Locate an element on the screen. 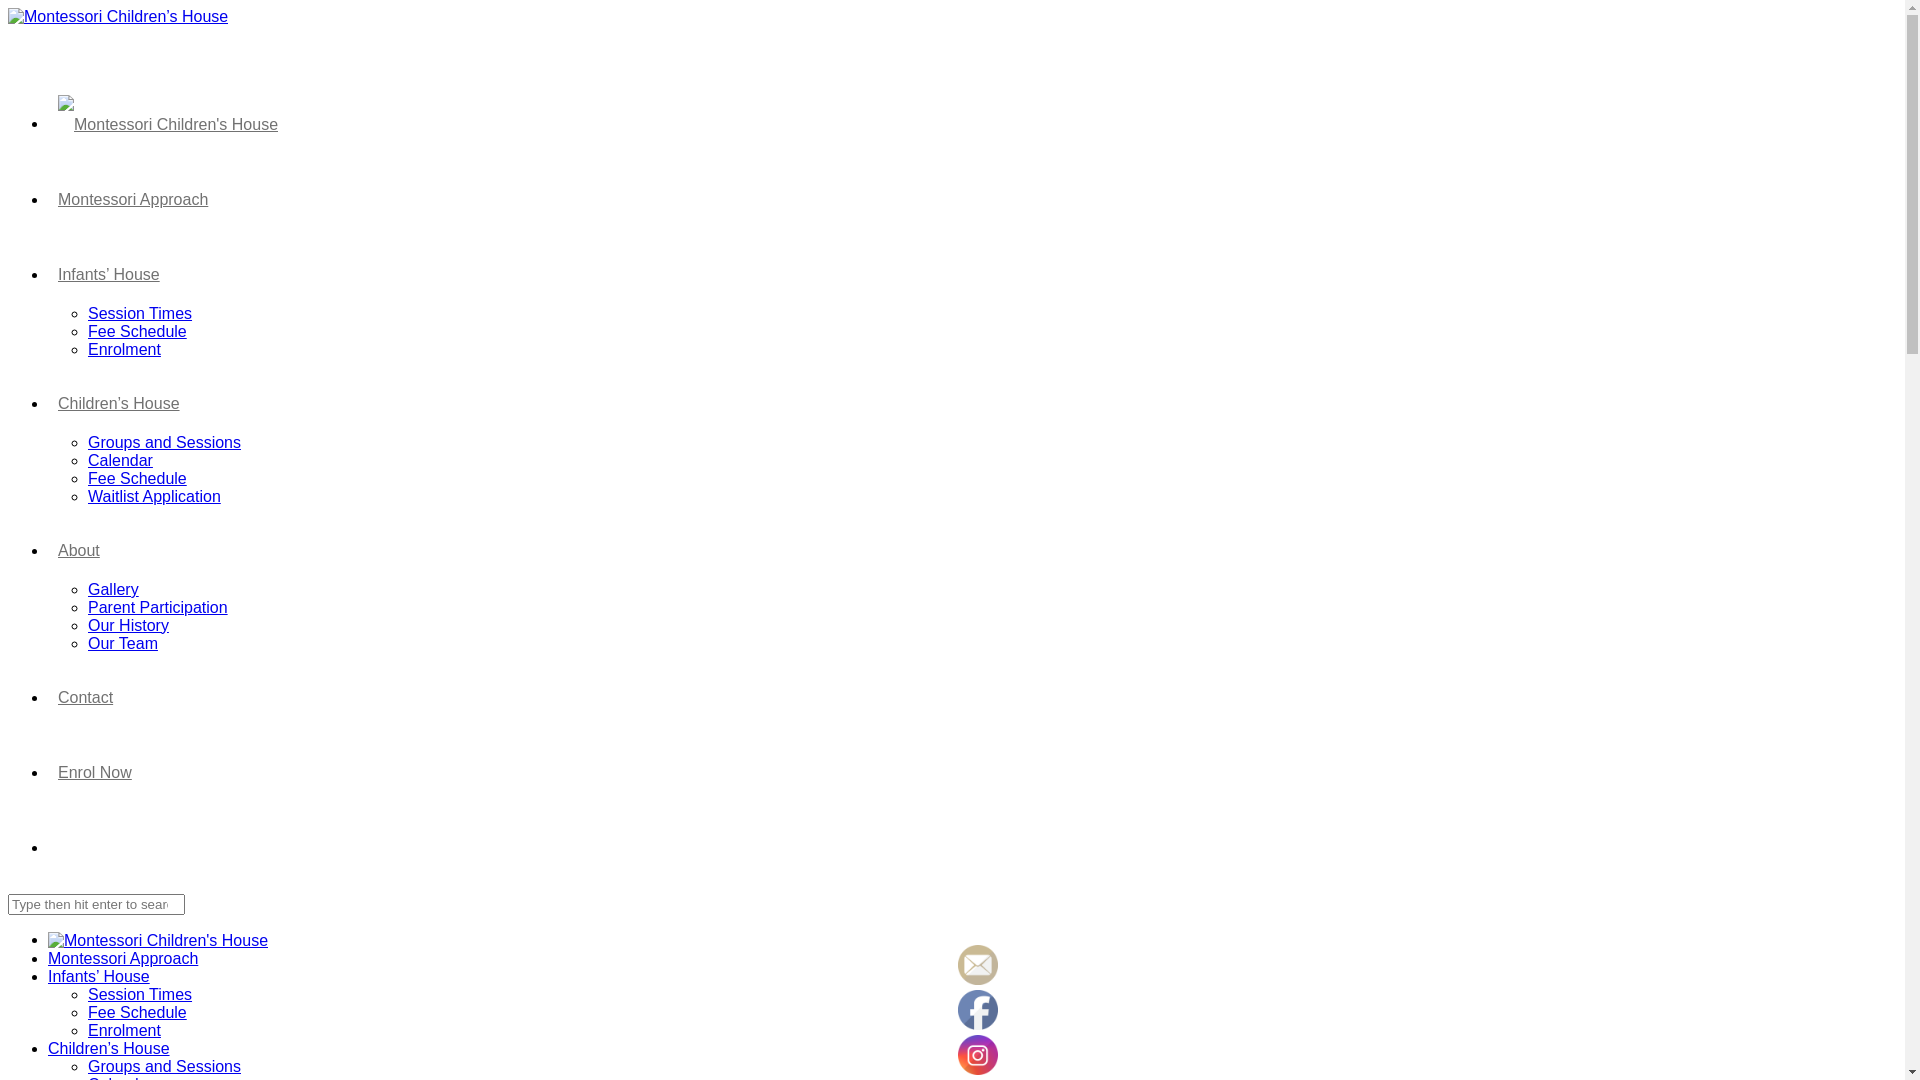  'Fee Schedule' is located at coordinates (136, 1012).